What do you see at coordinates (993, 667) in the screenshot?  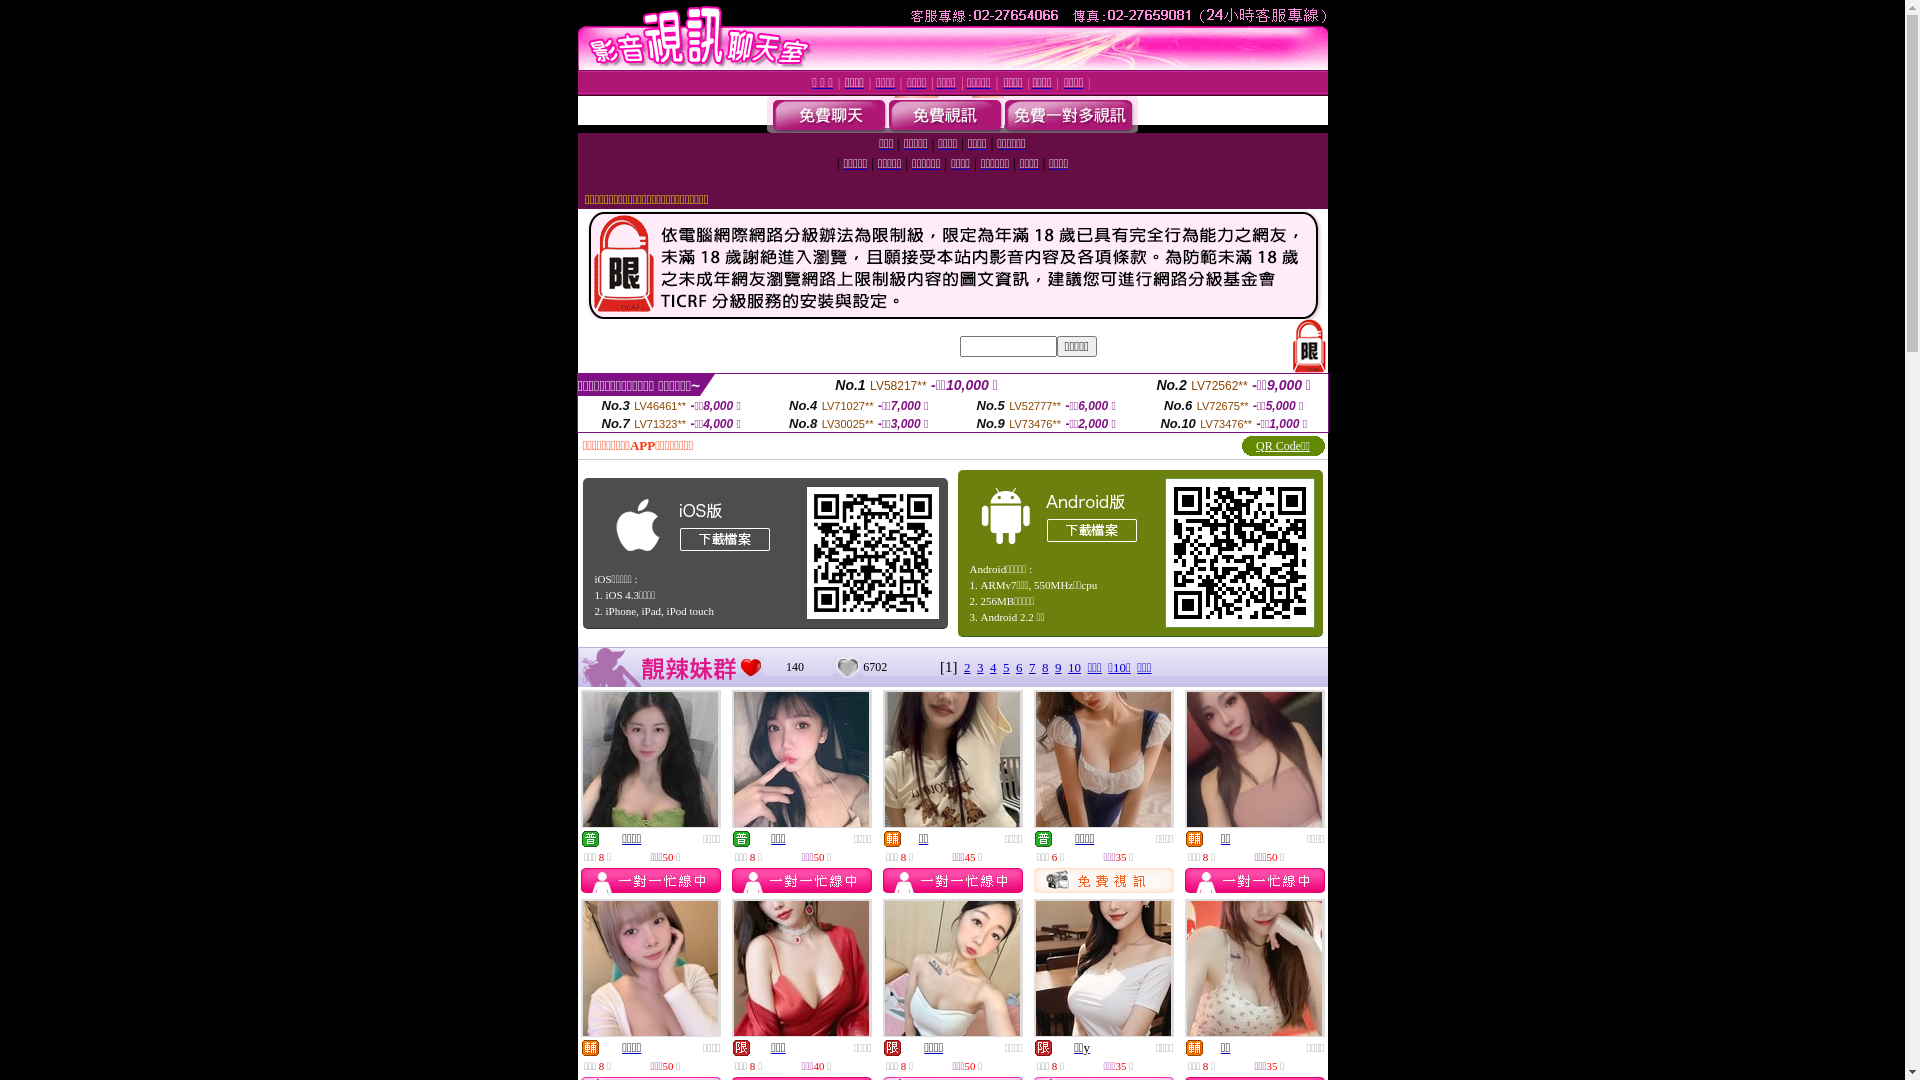 I see `'4'` at bounding box center [993, 667].